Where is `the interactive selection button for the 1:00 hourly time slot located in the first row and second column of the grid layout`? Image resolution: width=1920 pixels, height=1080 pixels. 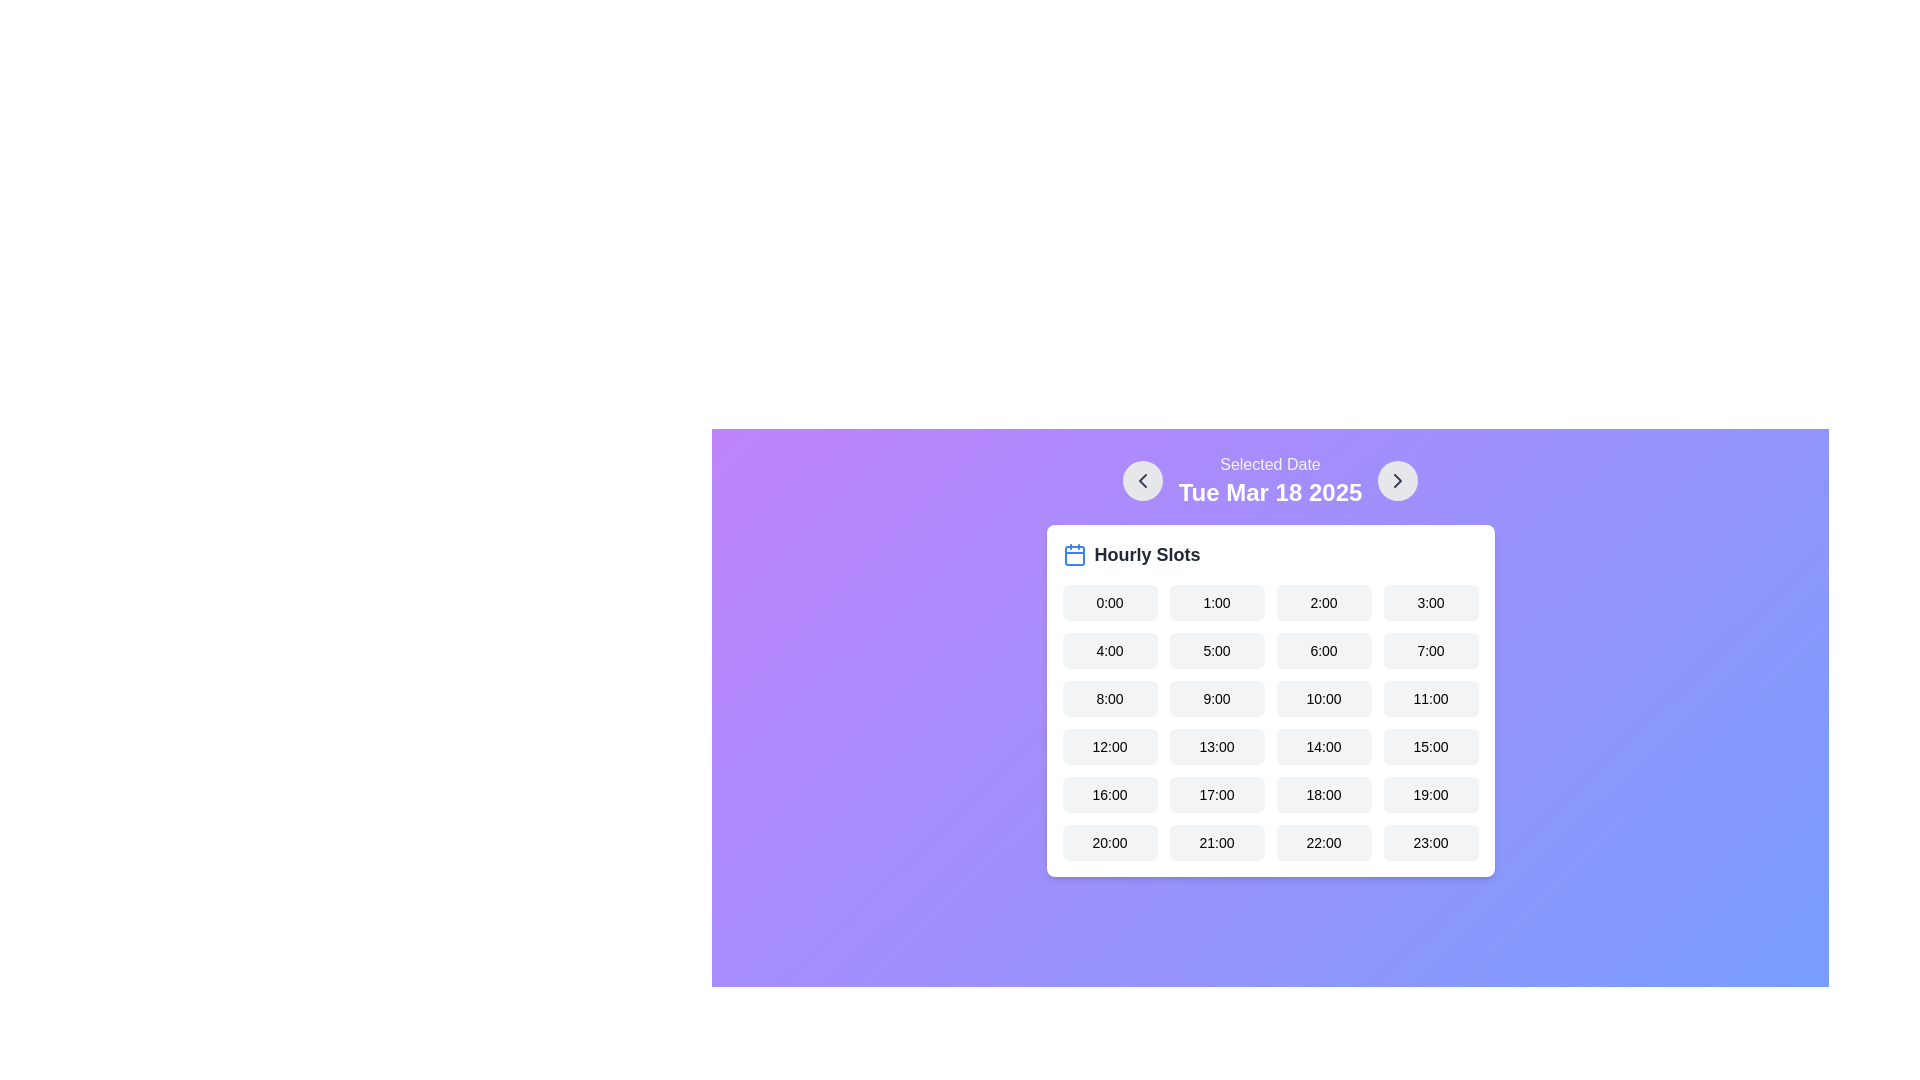 the interactive selection button for the 1:00 hourly time slot located in the first row and second column of the grid layout is located at coordinates (1216, 601).